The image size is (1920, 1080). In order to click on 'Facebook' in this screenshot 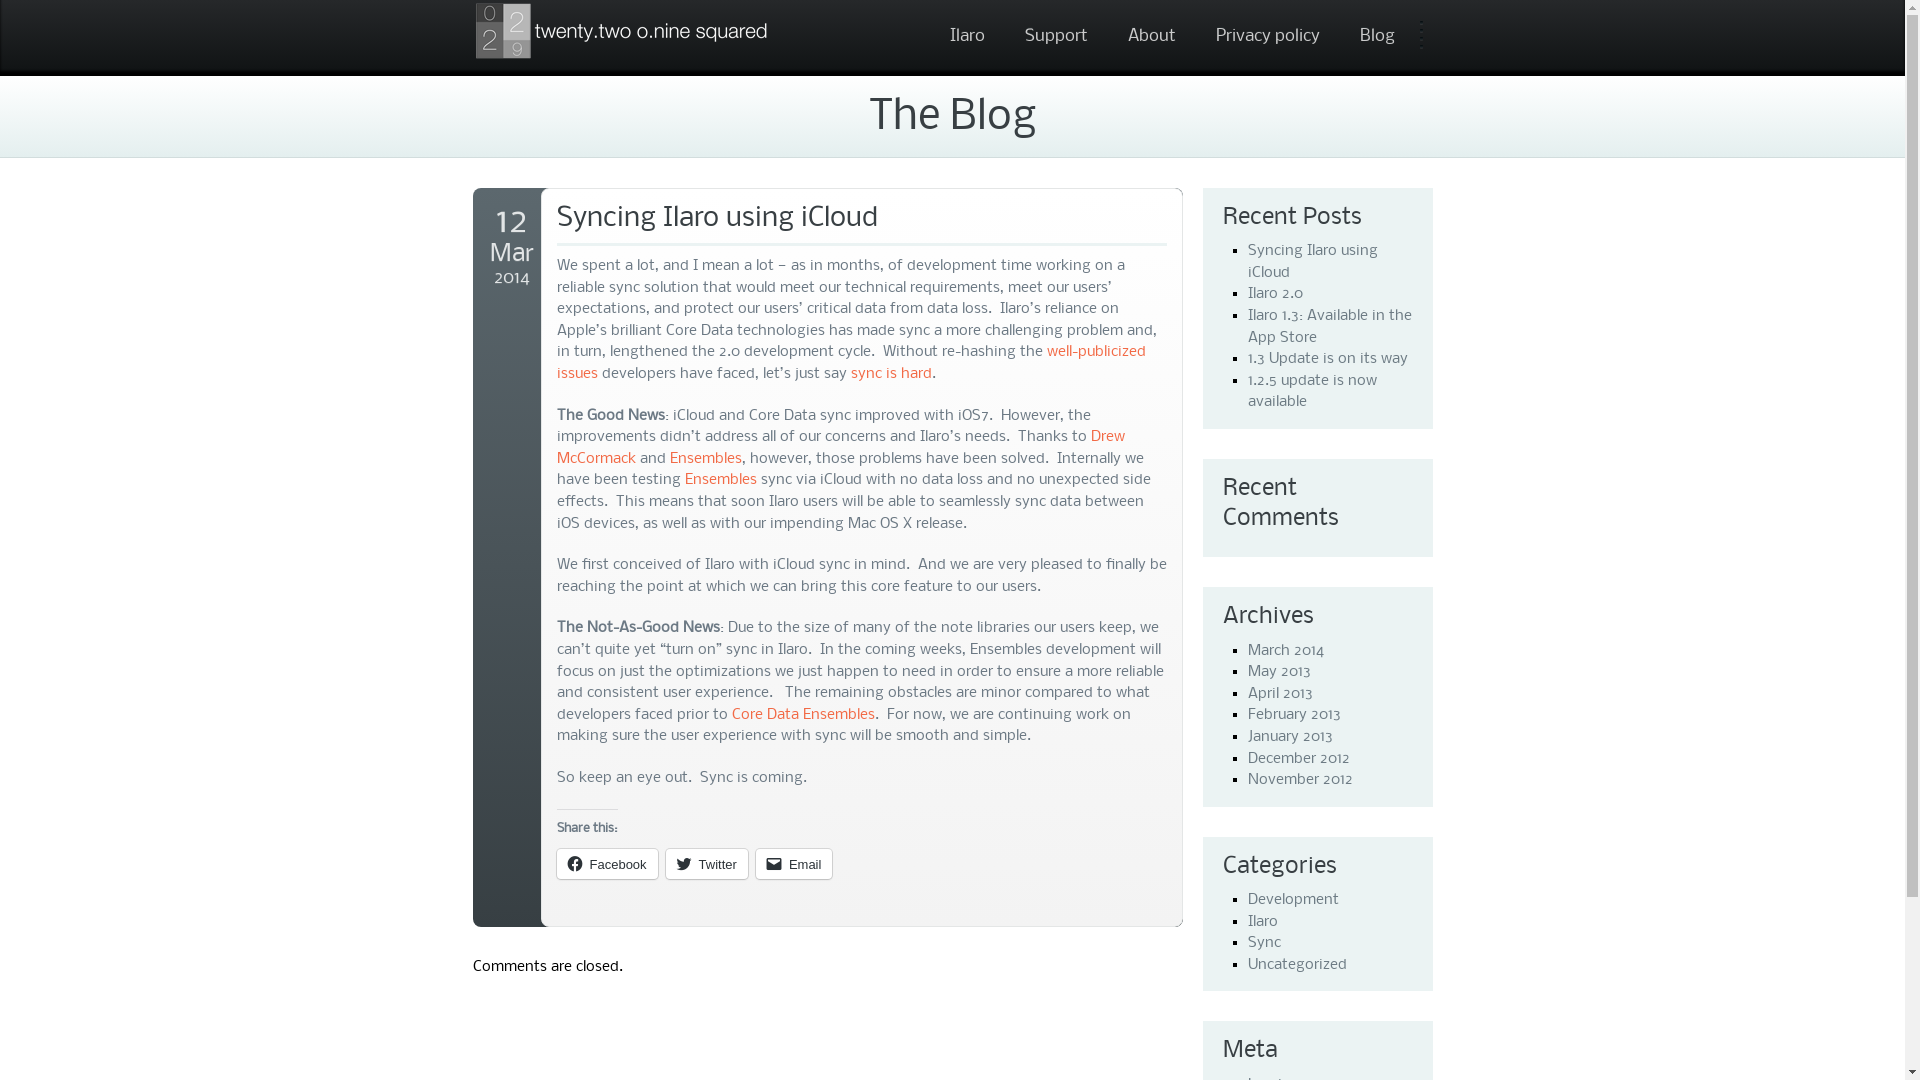, I will do `click(605, 863)`.